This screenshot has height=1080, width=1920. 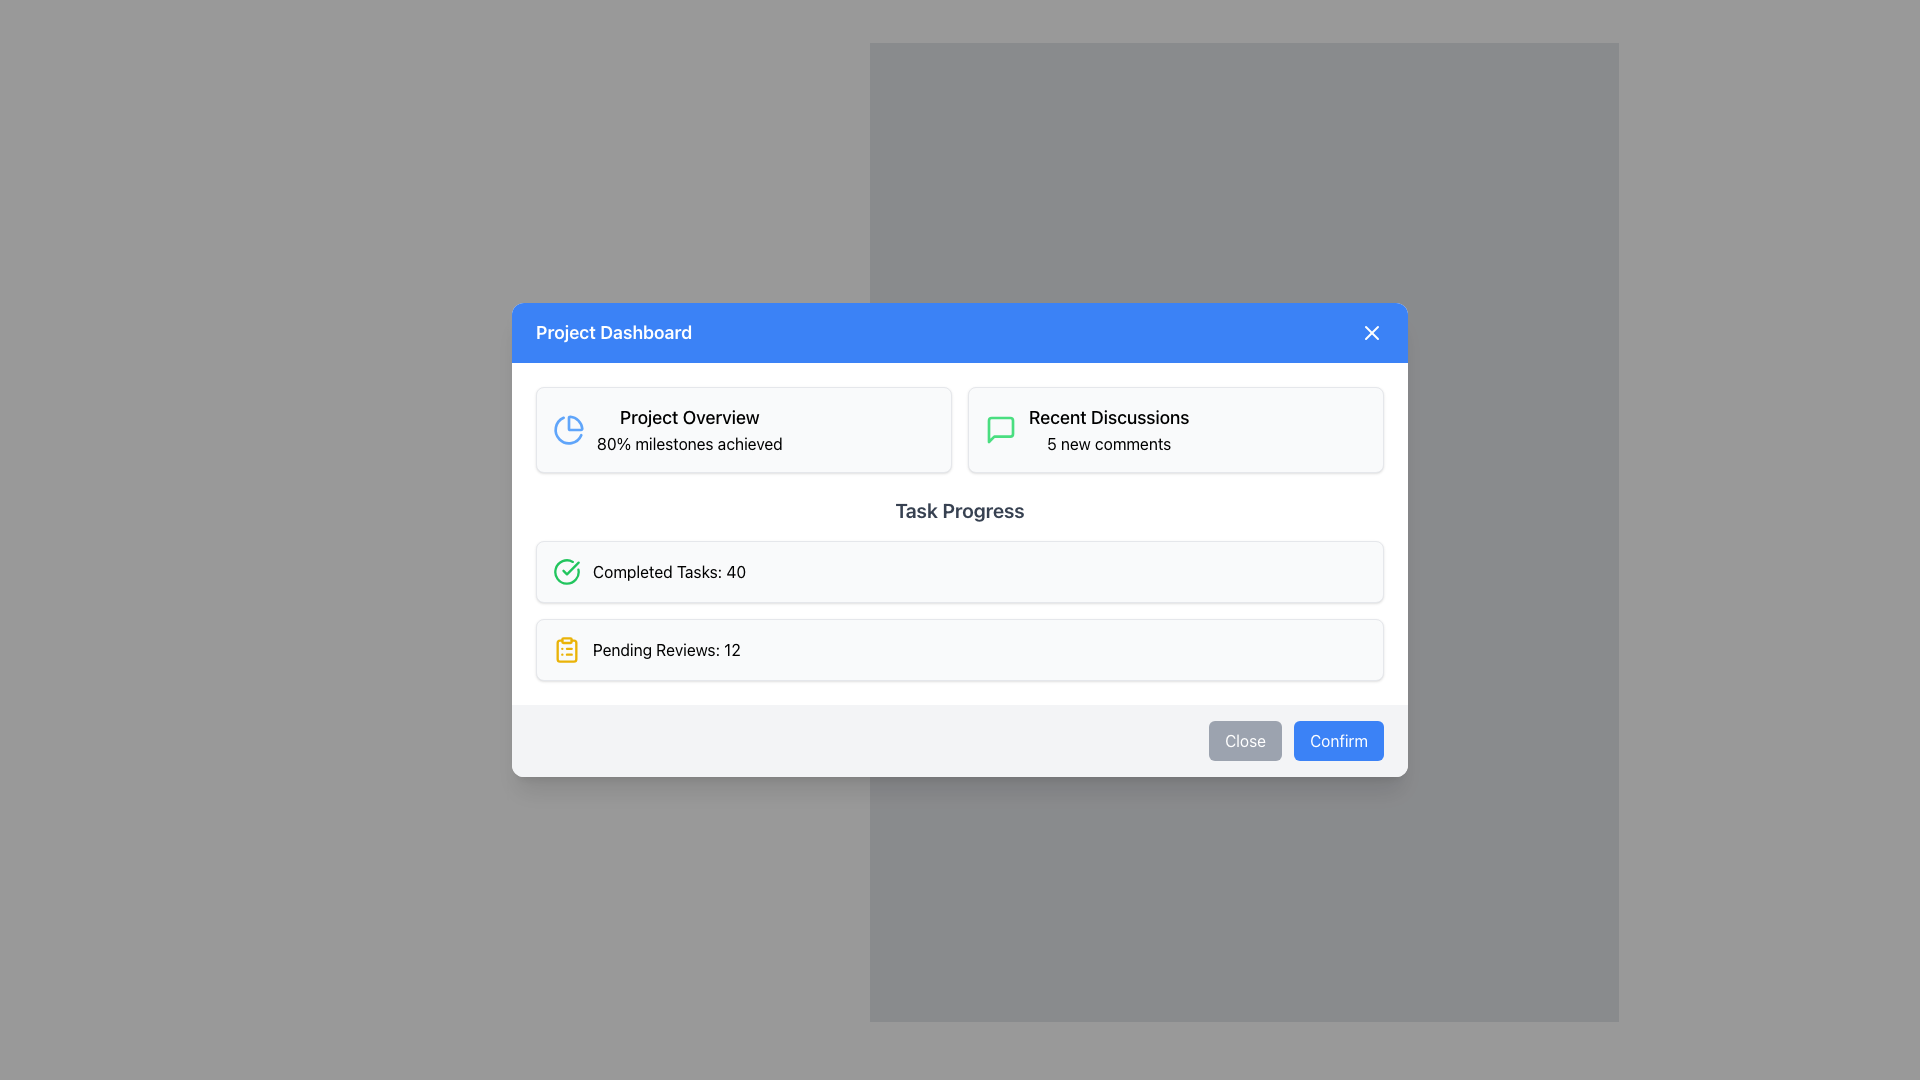 What do you see at coordinates (568, 428) in the screenshot?
I see `the pie chart icon with a blue stroke color located in the 'Project Overview' section of the 'Project Dashboard', positioned to the left of the text 'Project Overview'` at bounding box center [568, 428].